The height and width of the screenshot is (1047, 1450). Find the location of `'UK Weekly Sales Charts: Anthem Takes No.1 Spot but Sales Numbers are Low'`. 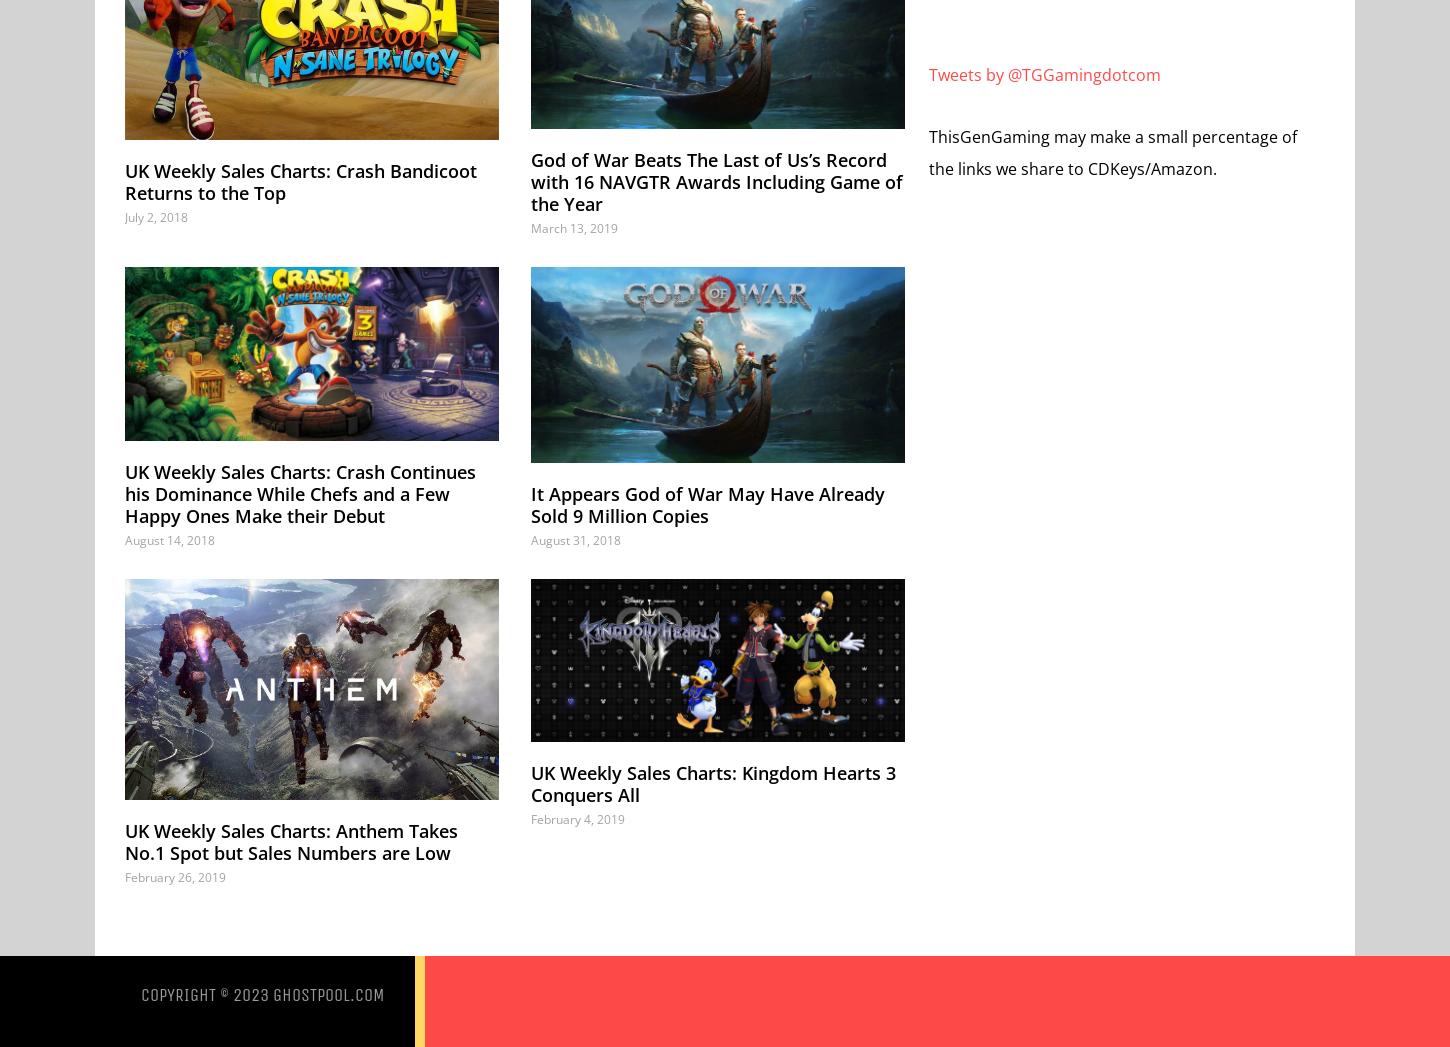

'UK Weekly Sales Charts: Anthem Takes No.1 Spot but Sales Numbers are Low' is located at coordinates (291, 841).